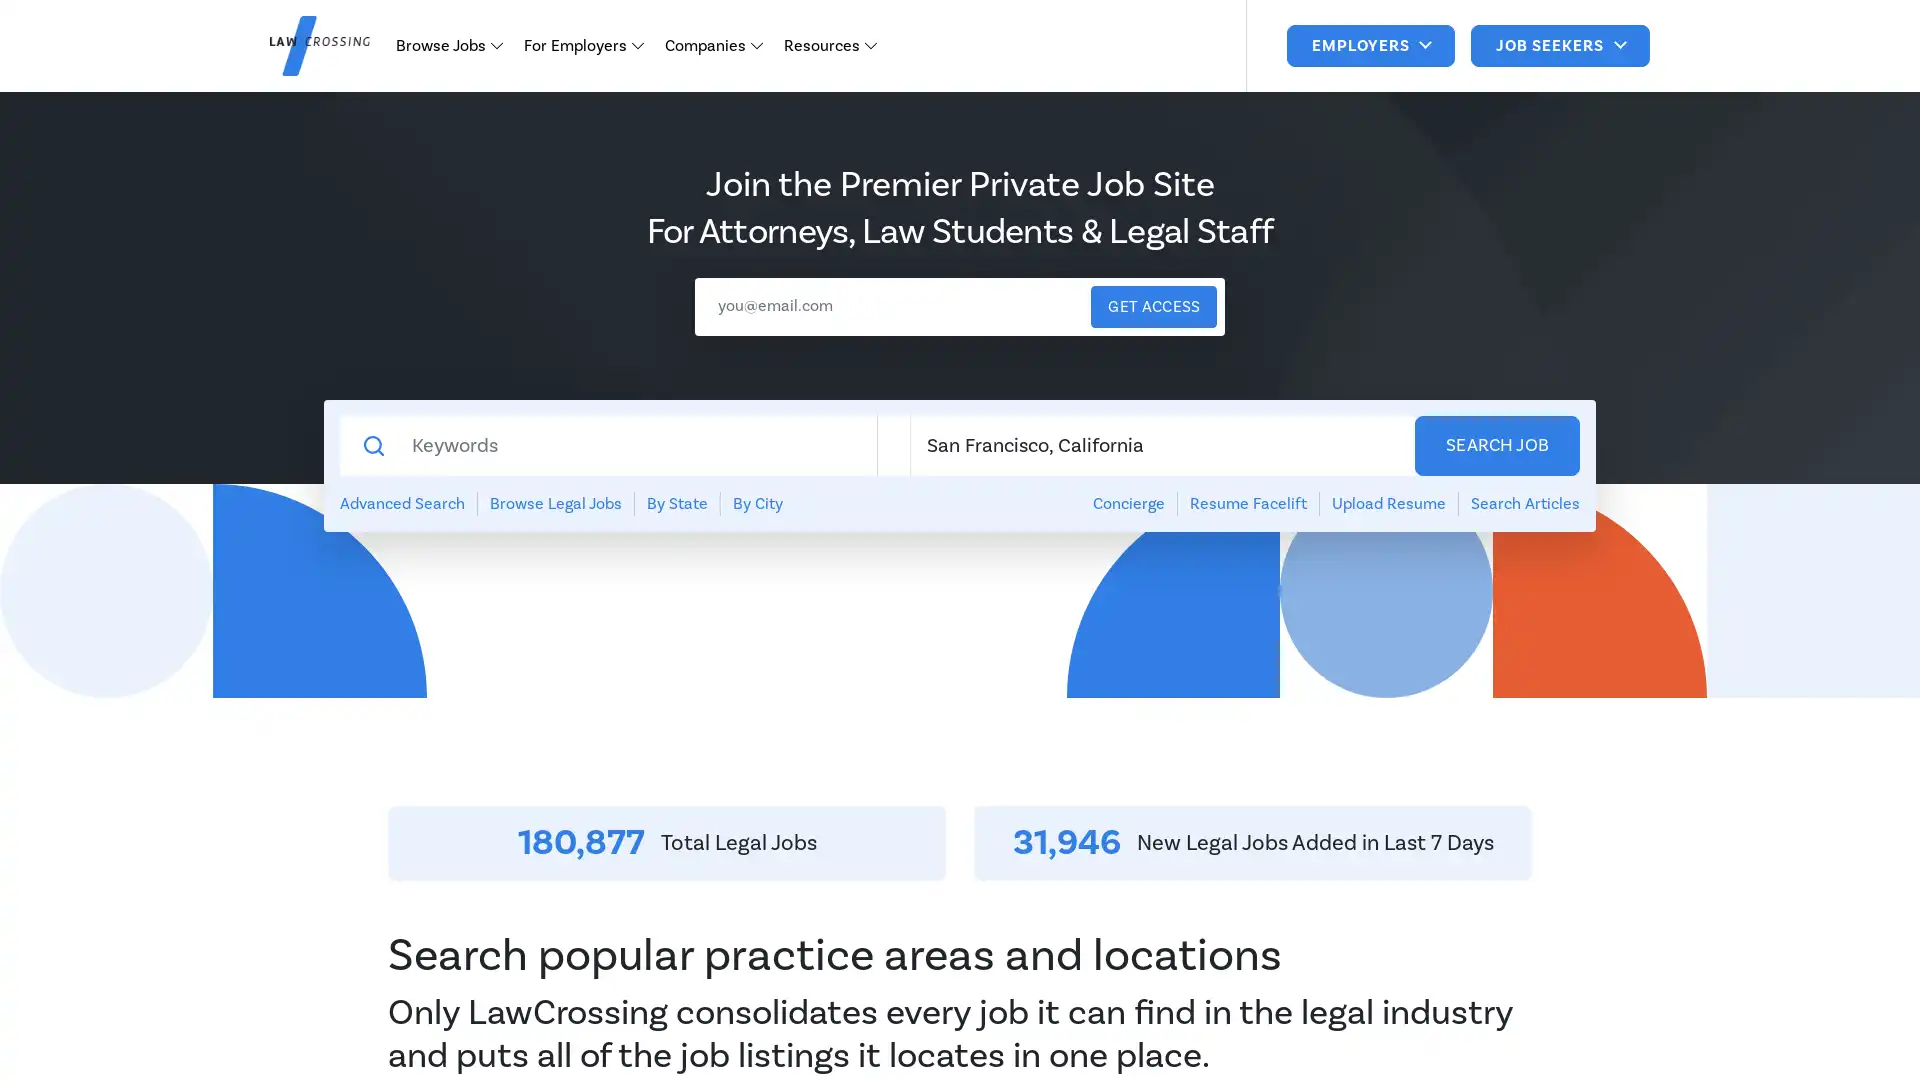 The image size is (1920, 1080). What do you see at coordinates (1497, 445) in the screenshot?
I see `SEARCH JOB` at bounding box center [1497, 445].